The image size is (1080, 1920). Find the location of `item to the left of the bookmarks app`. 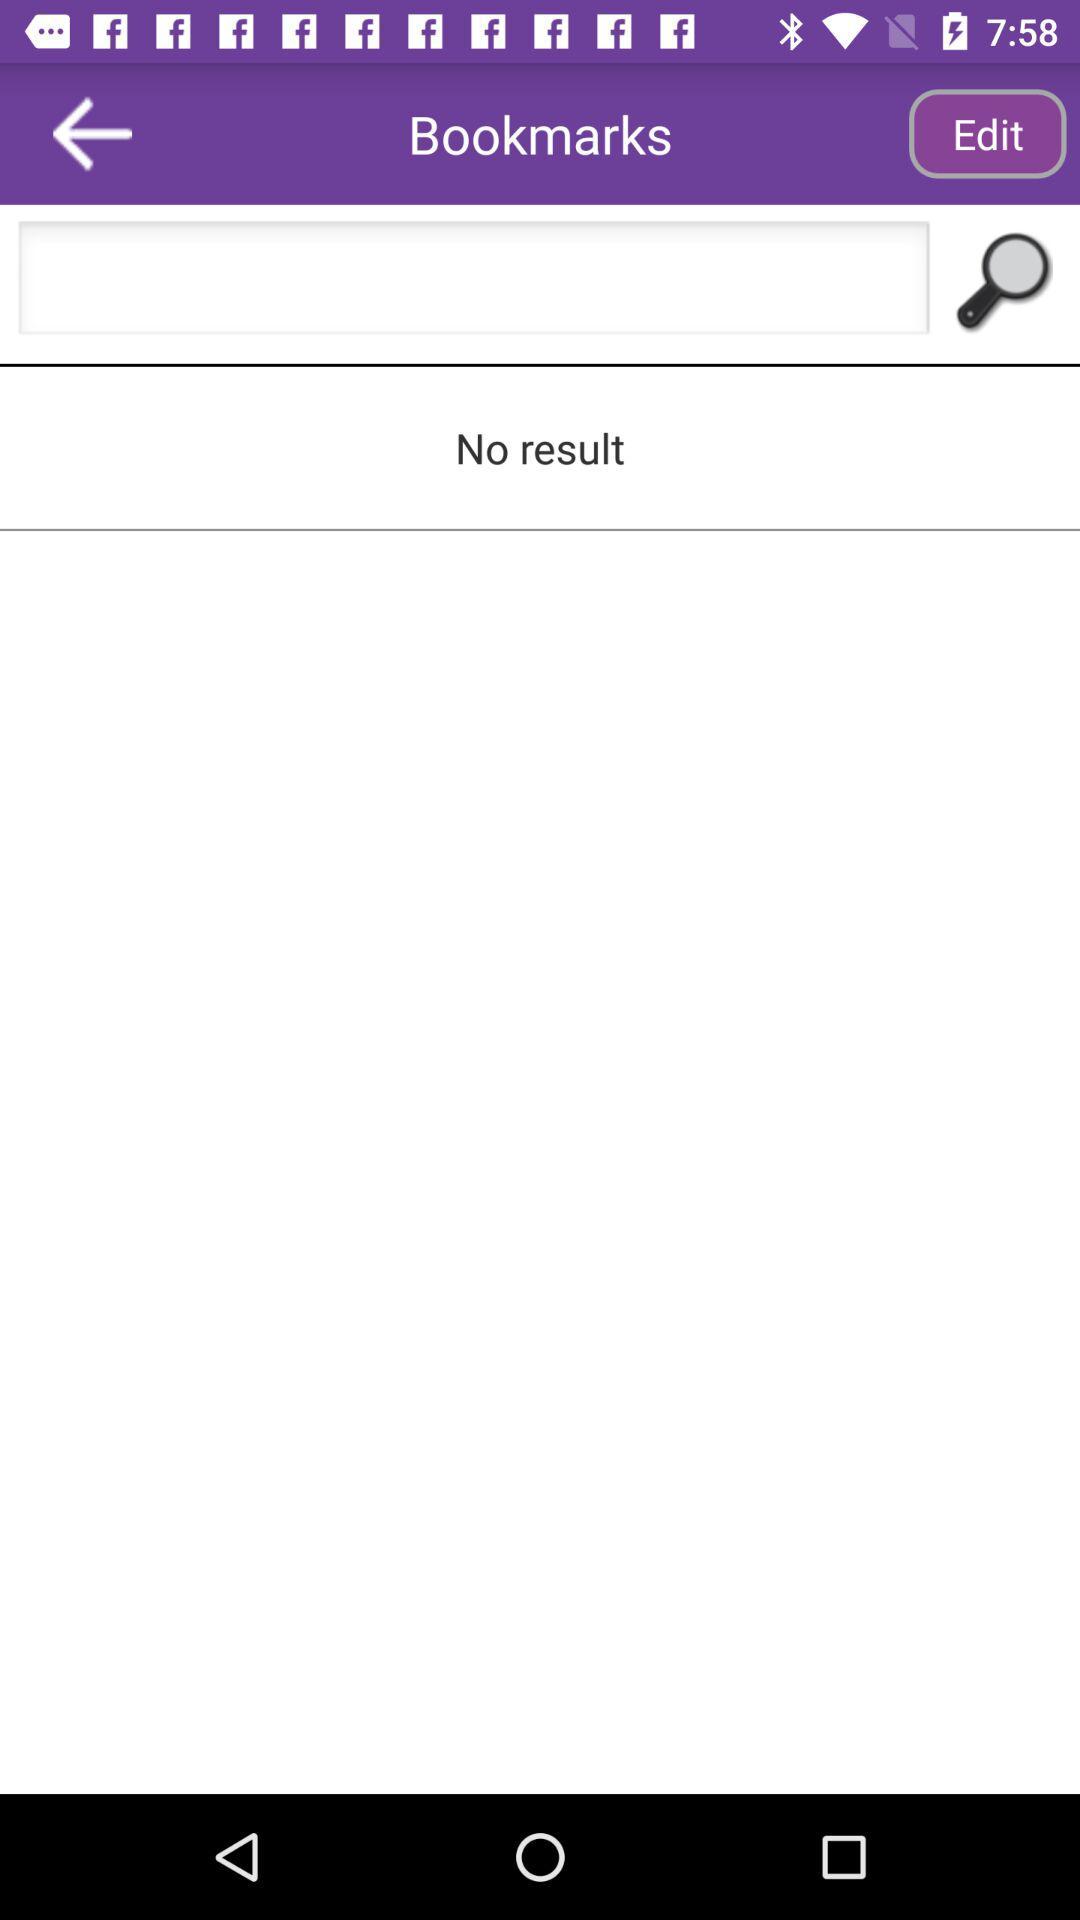

item to the left of the bookmarks app is located at coordinates (92, 132).